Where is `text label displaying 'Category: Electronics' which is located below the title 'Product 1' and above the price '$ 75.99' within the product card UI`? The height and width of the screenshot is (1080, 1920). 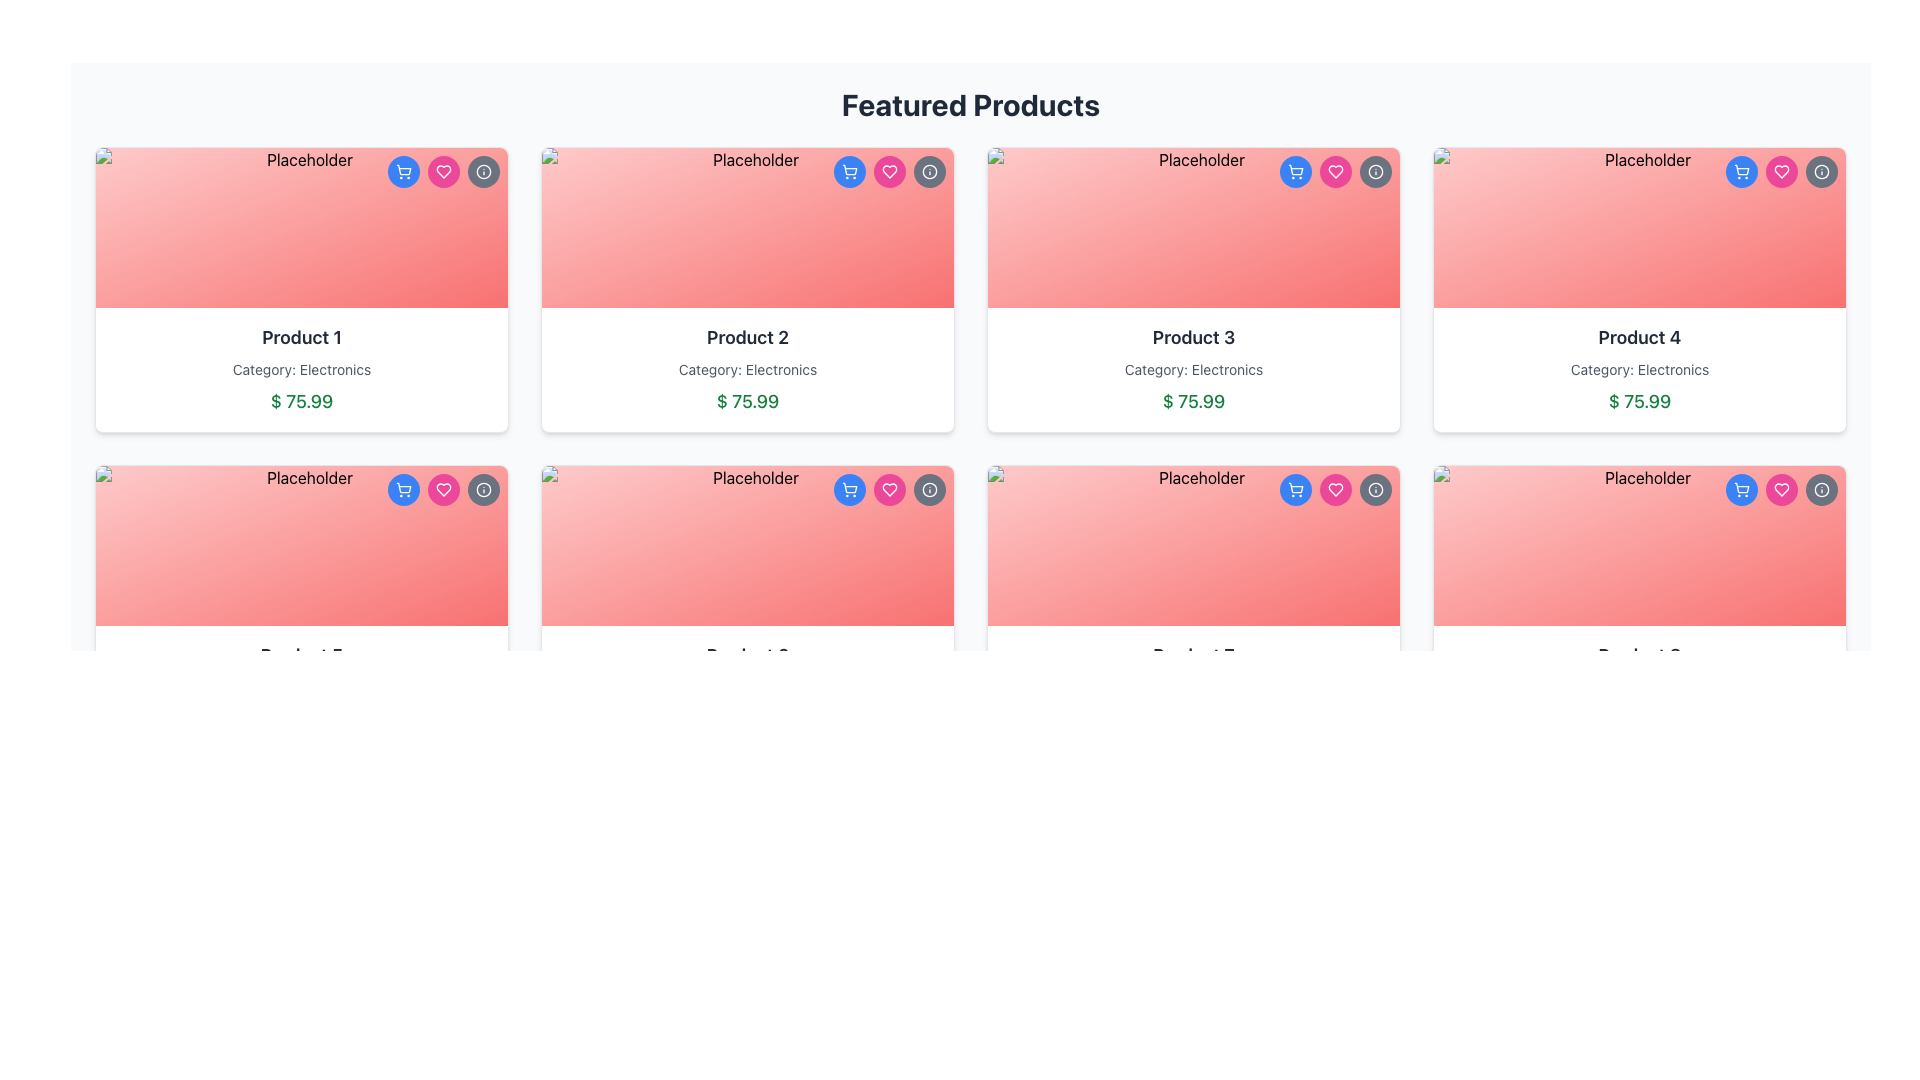 text label displaying 'Category: Electronics' which is located below the title 'Product 1' and above the price '$ 75.99' within the product card UI is located at coordinates (301, 370).